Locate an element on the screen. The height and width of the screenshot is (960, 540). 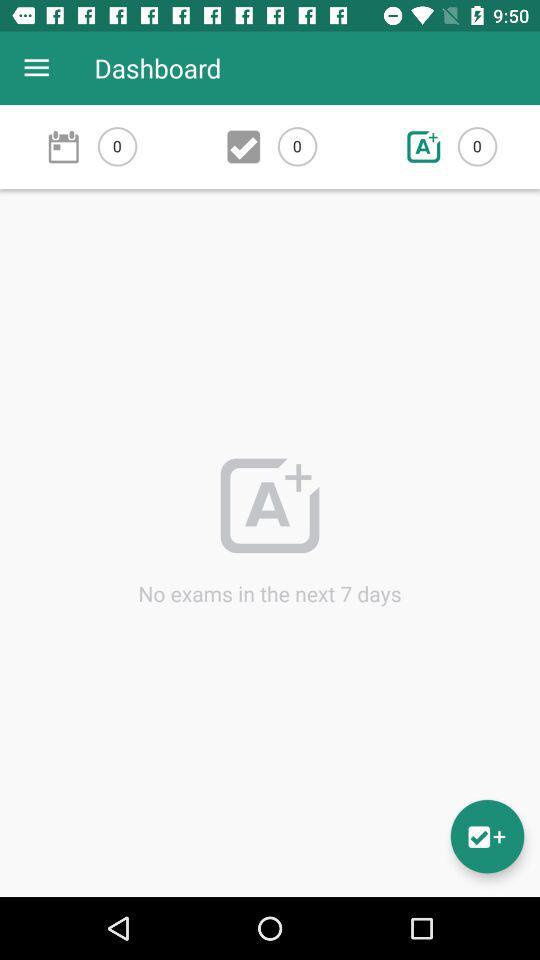
the emoji icon is located at coordinates (486, 836).